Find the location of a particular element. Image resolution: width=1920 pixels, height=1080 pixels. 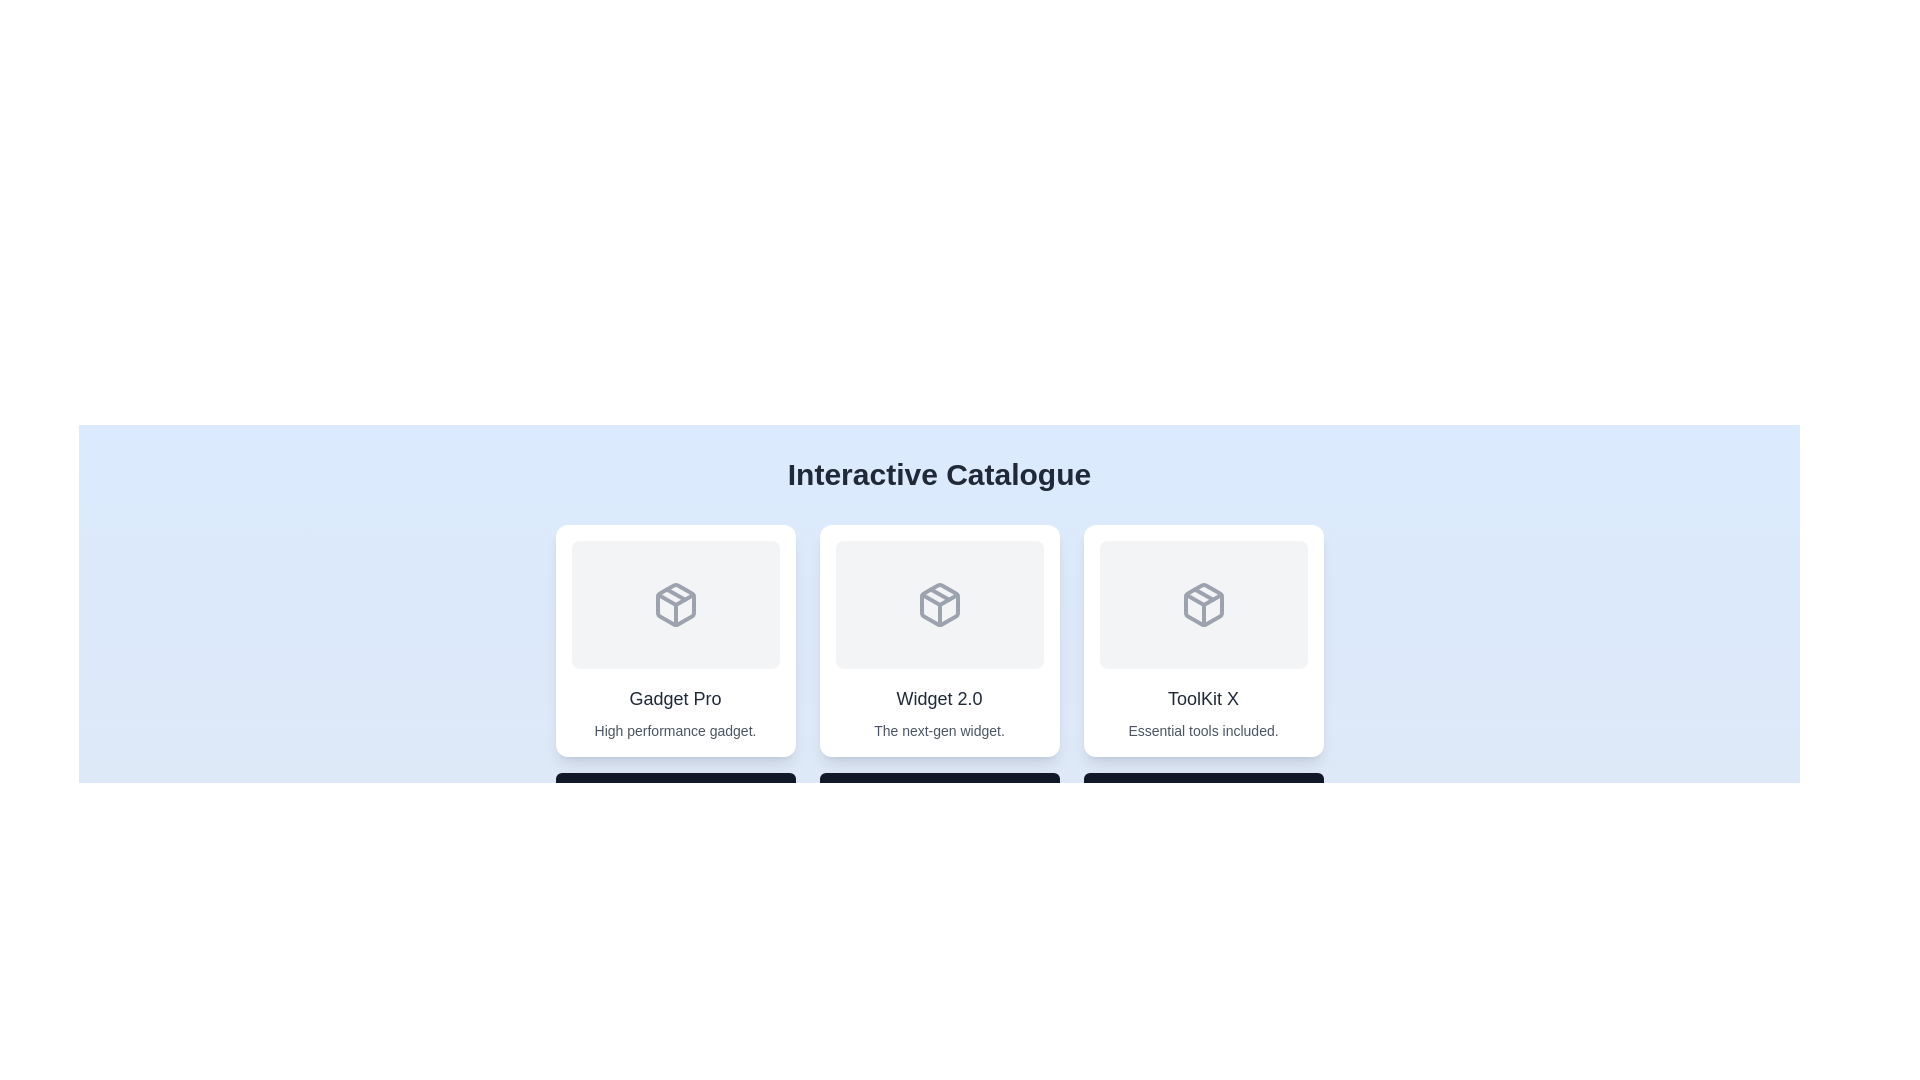

the text label 'Gadget Pro' is located at coordinates (675, 697).